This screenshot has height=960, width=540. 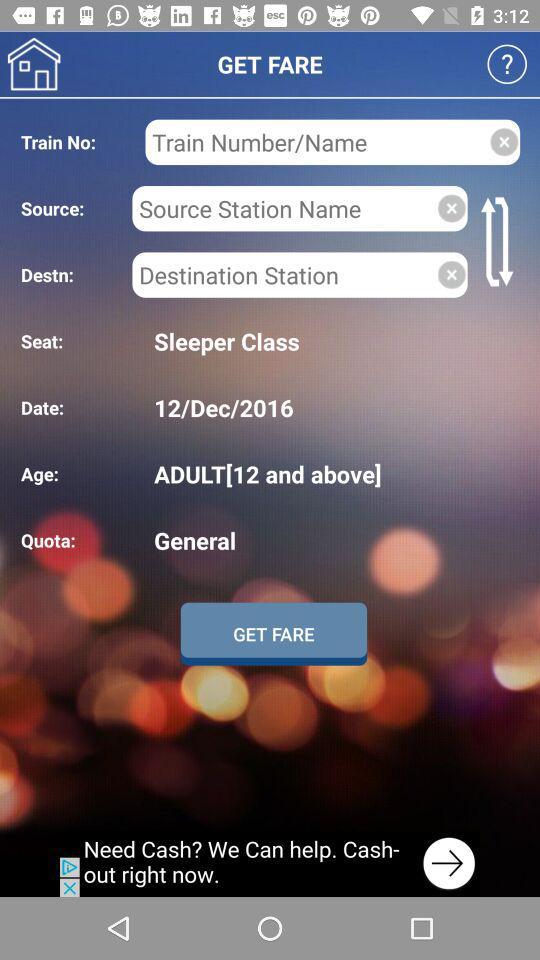 I want to click on clear information, so click(x=503, y=141).